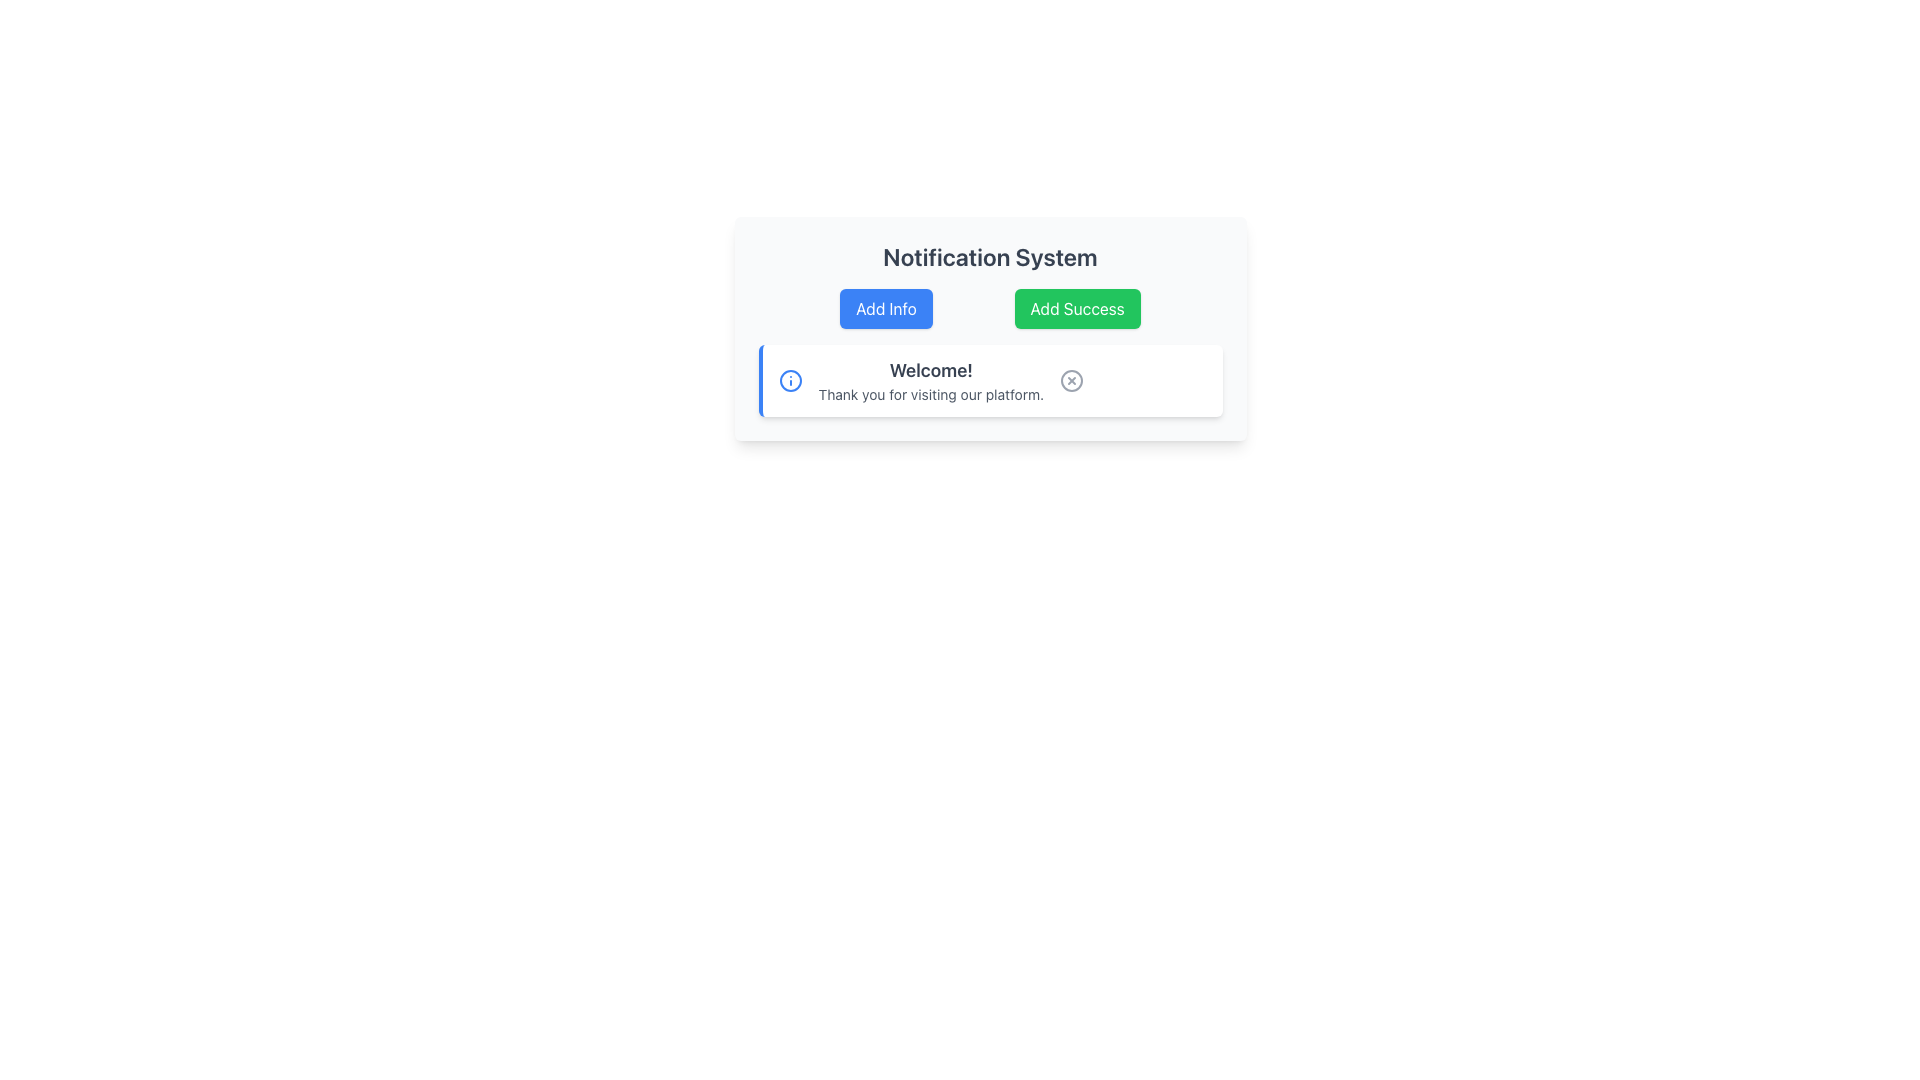  I want to click on the close button styled as an SVG icon in the top-right corner of the notification card, so click(1071, 381).